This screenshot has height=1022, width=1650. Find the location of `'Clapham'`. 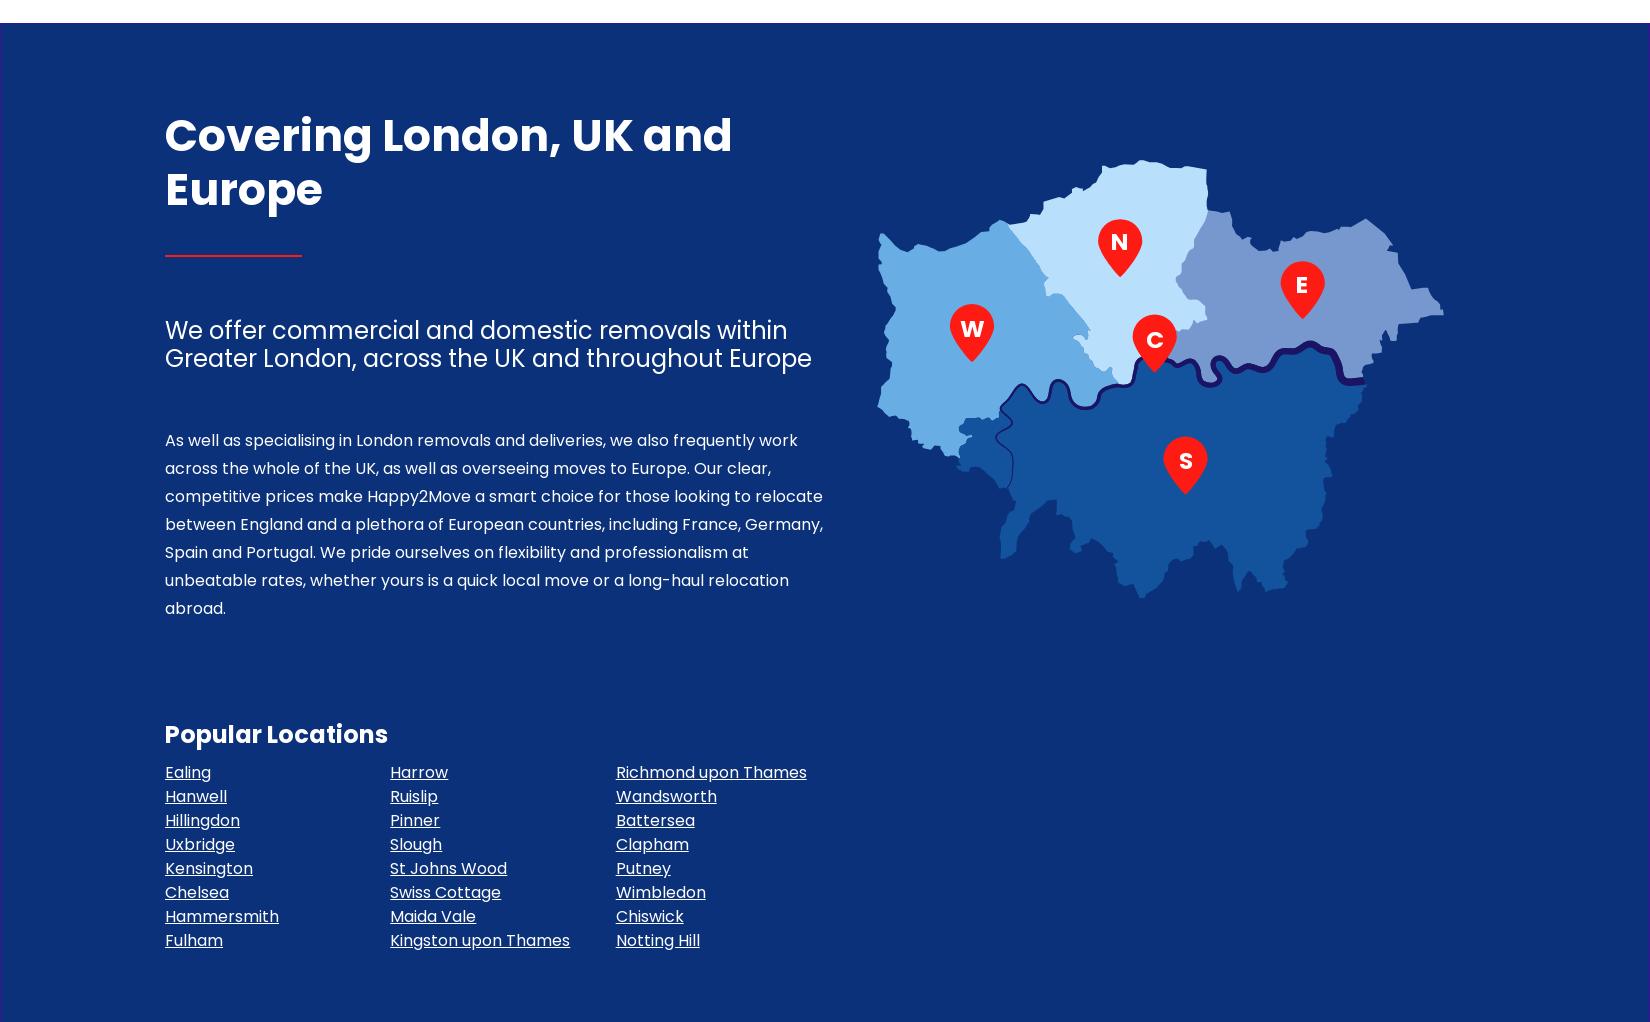

'Clapham' is located at coordinates (613, 844).